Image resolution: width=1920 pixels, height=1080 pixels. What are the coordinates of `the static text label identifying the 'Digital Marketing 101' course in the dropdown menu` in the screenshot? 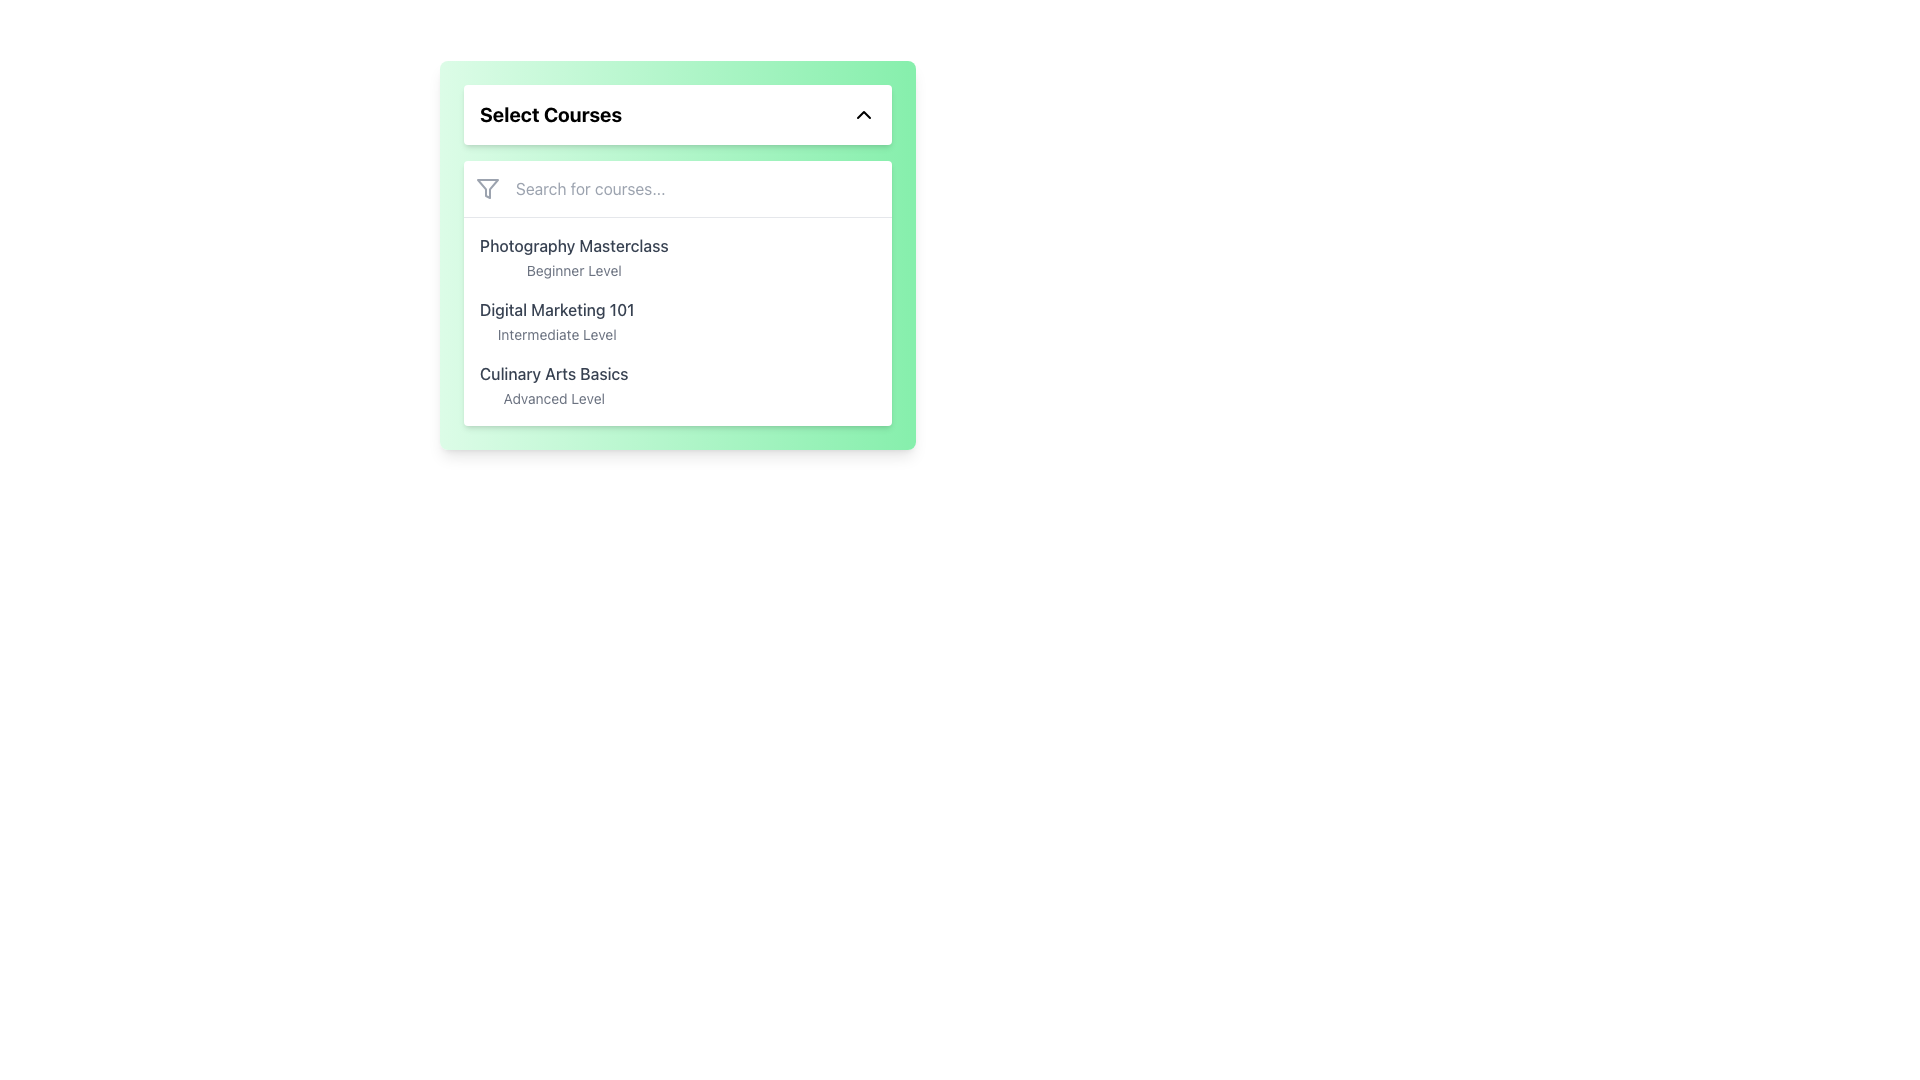 It's located at (557, 309).